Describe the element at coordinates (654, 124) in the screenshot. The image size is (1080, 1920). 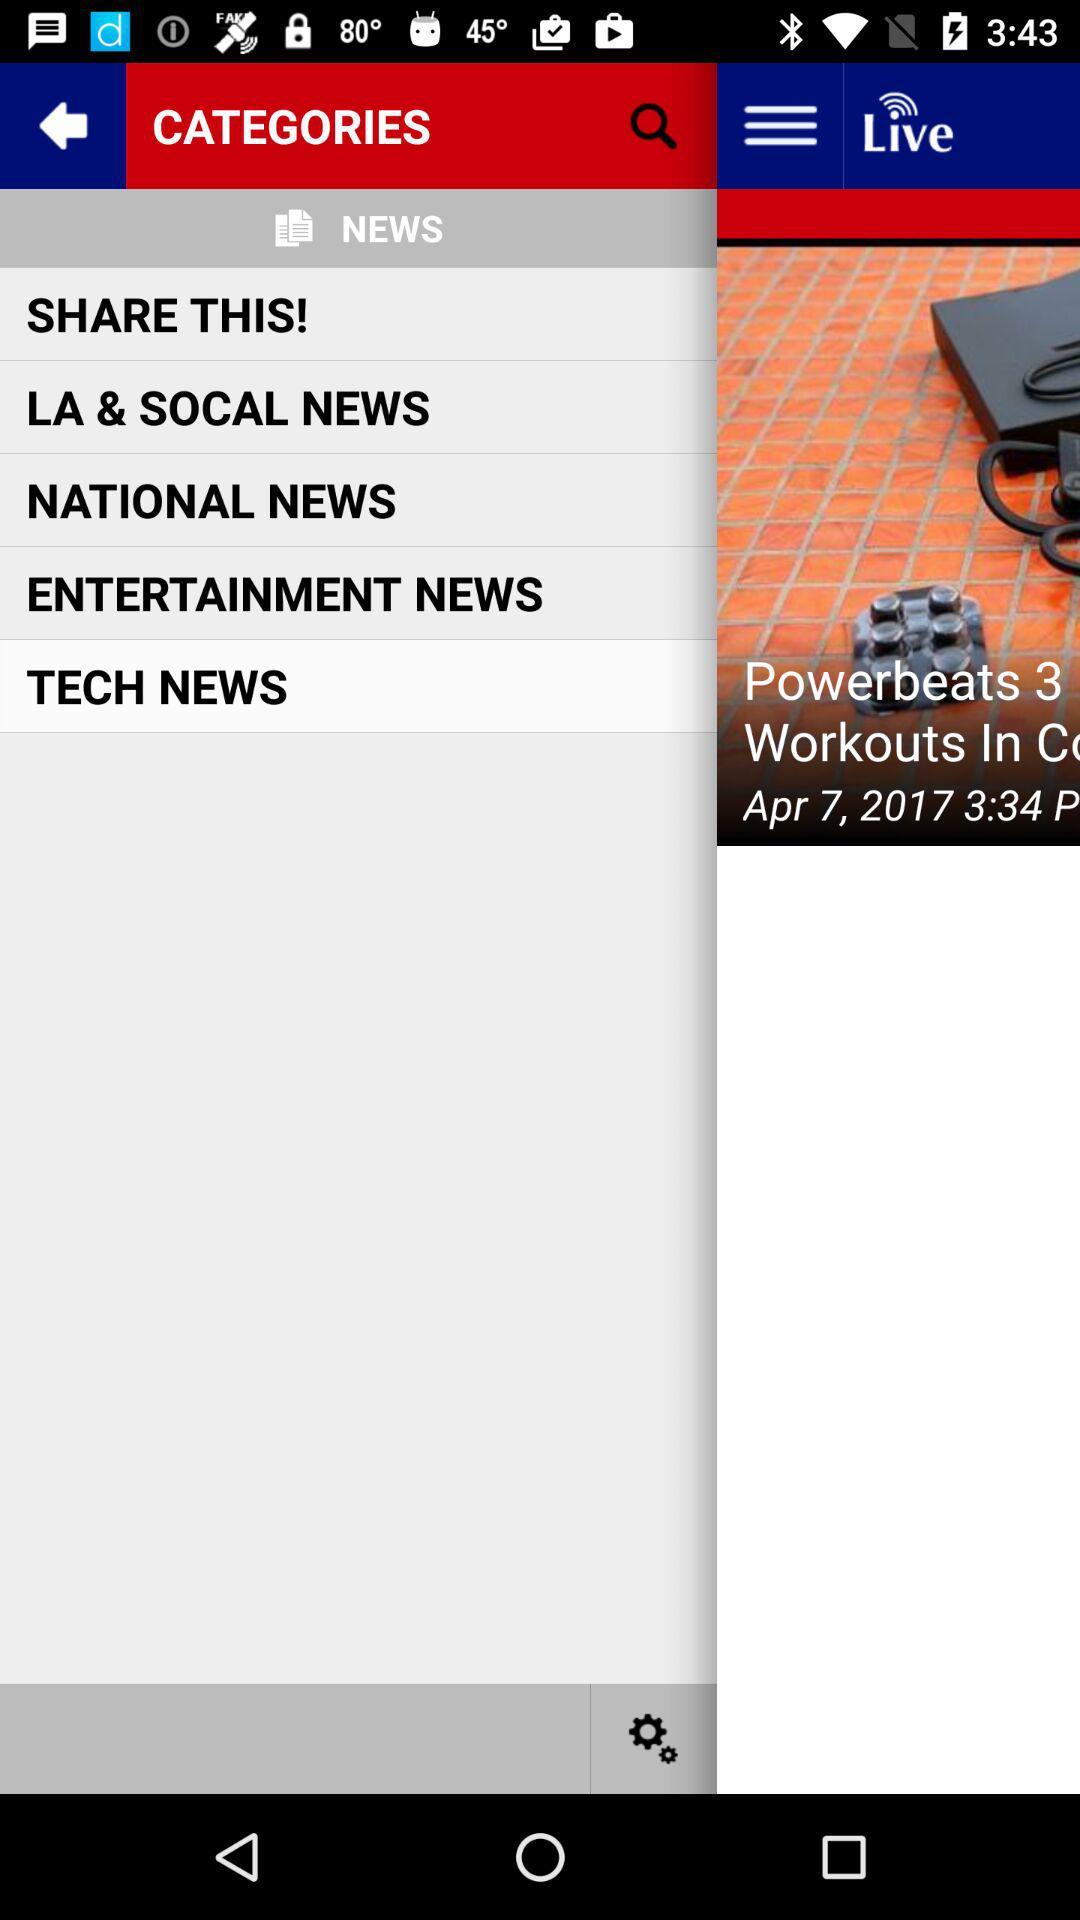
I see `icon to the right of the news item` at that location.